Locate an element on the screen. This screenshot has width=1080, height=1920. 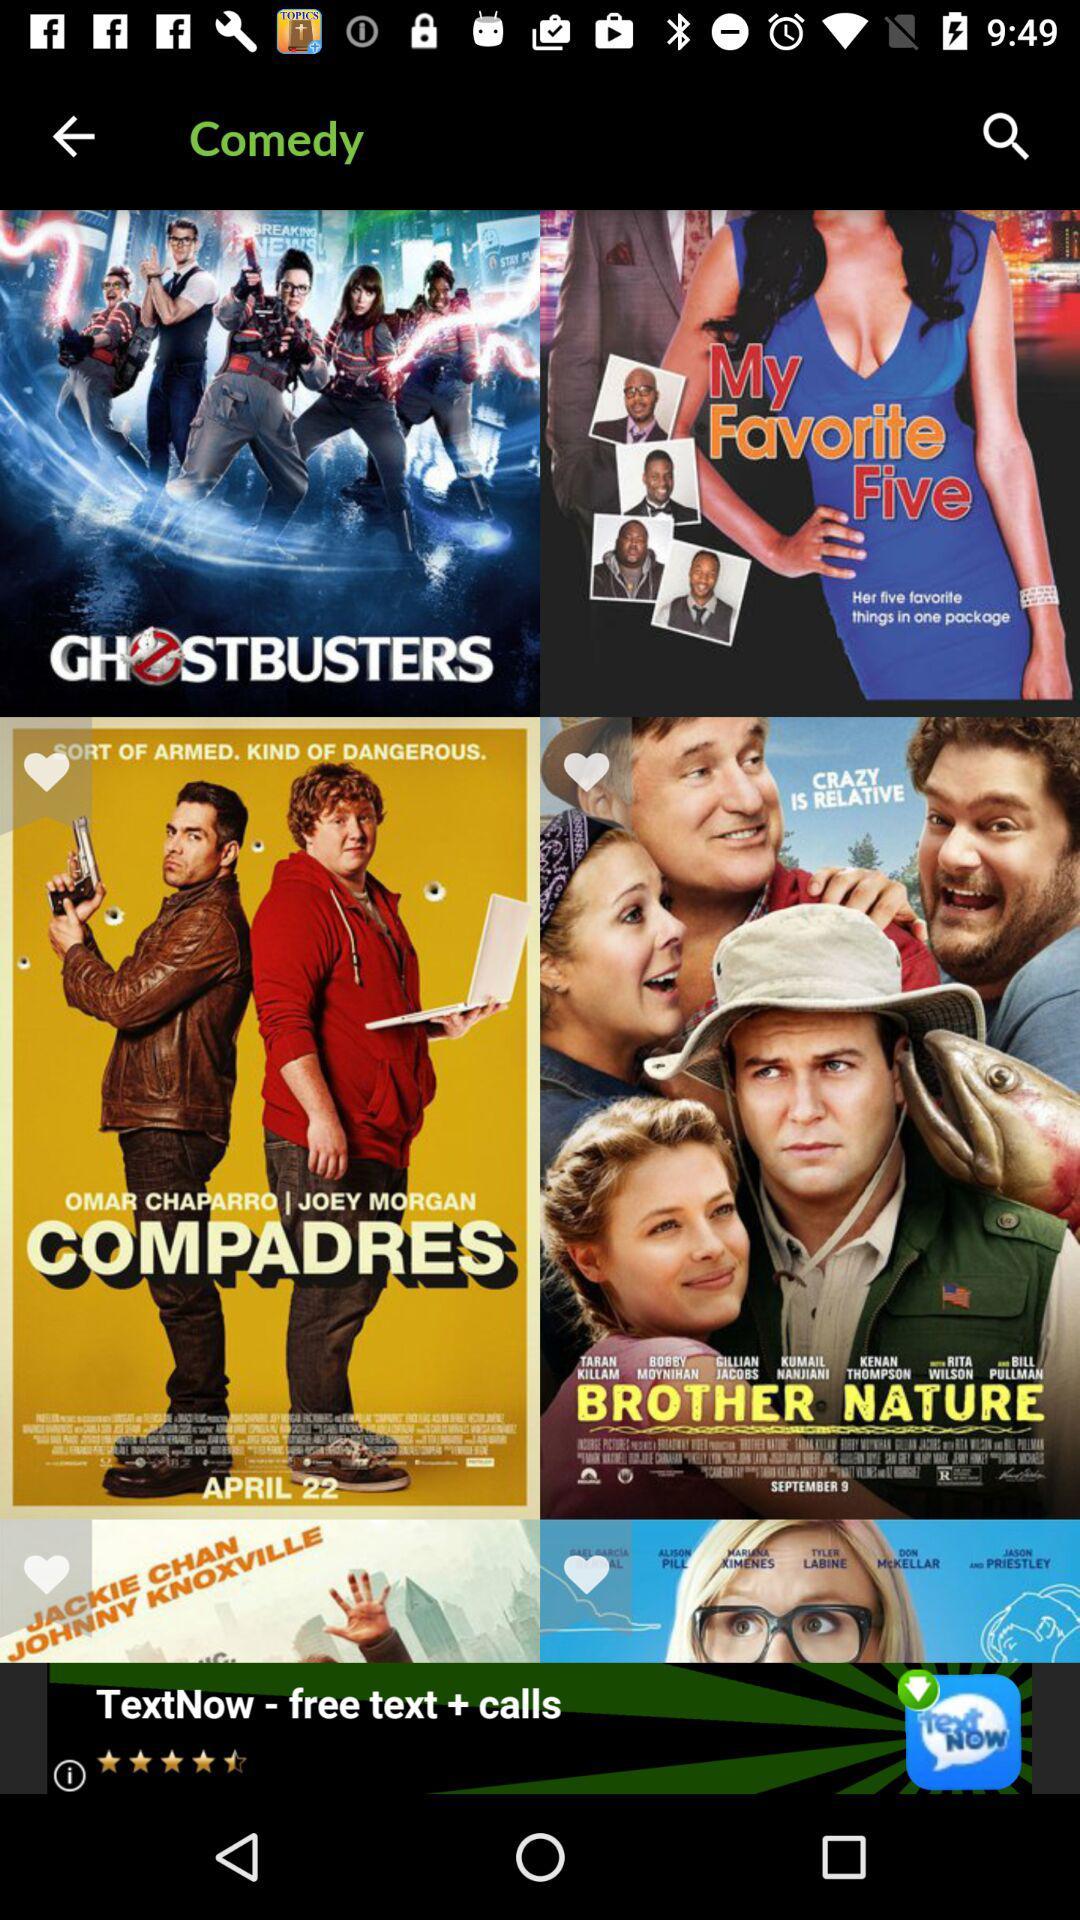
the icon next to the comedy item is located at coordinates (72, 135).